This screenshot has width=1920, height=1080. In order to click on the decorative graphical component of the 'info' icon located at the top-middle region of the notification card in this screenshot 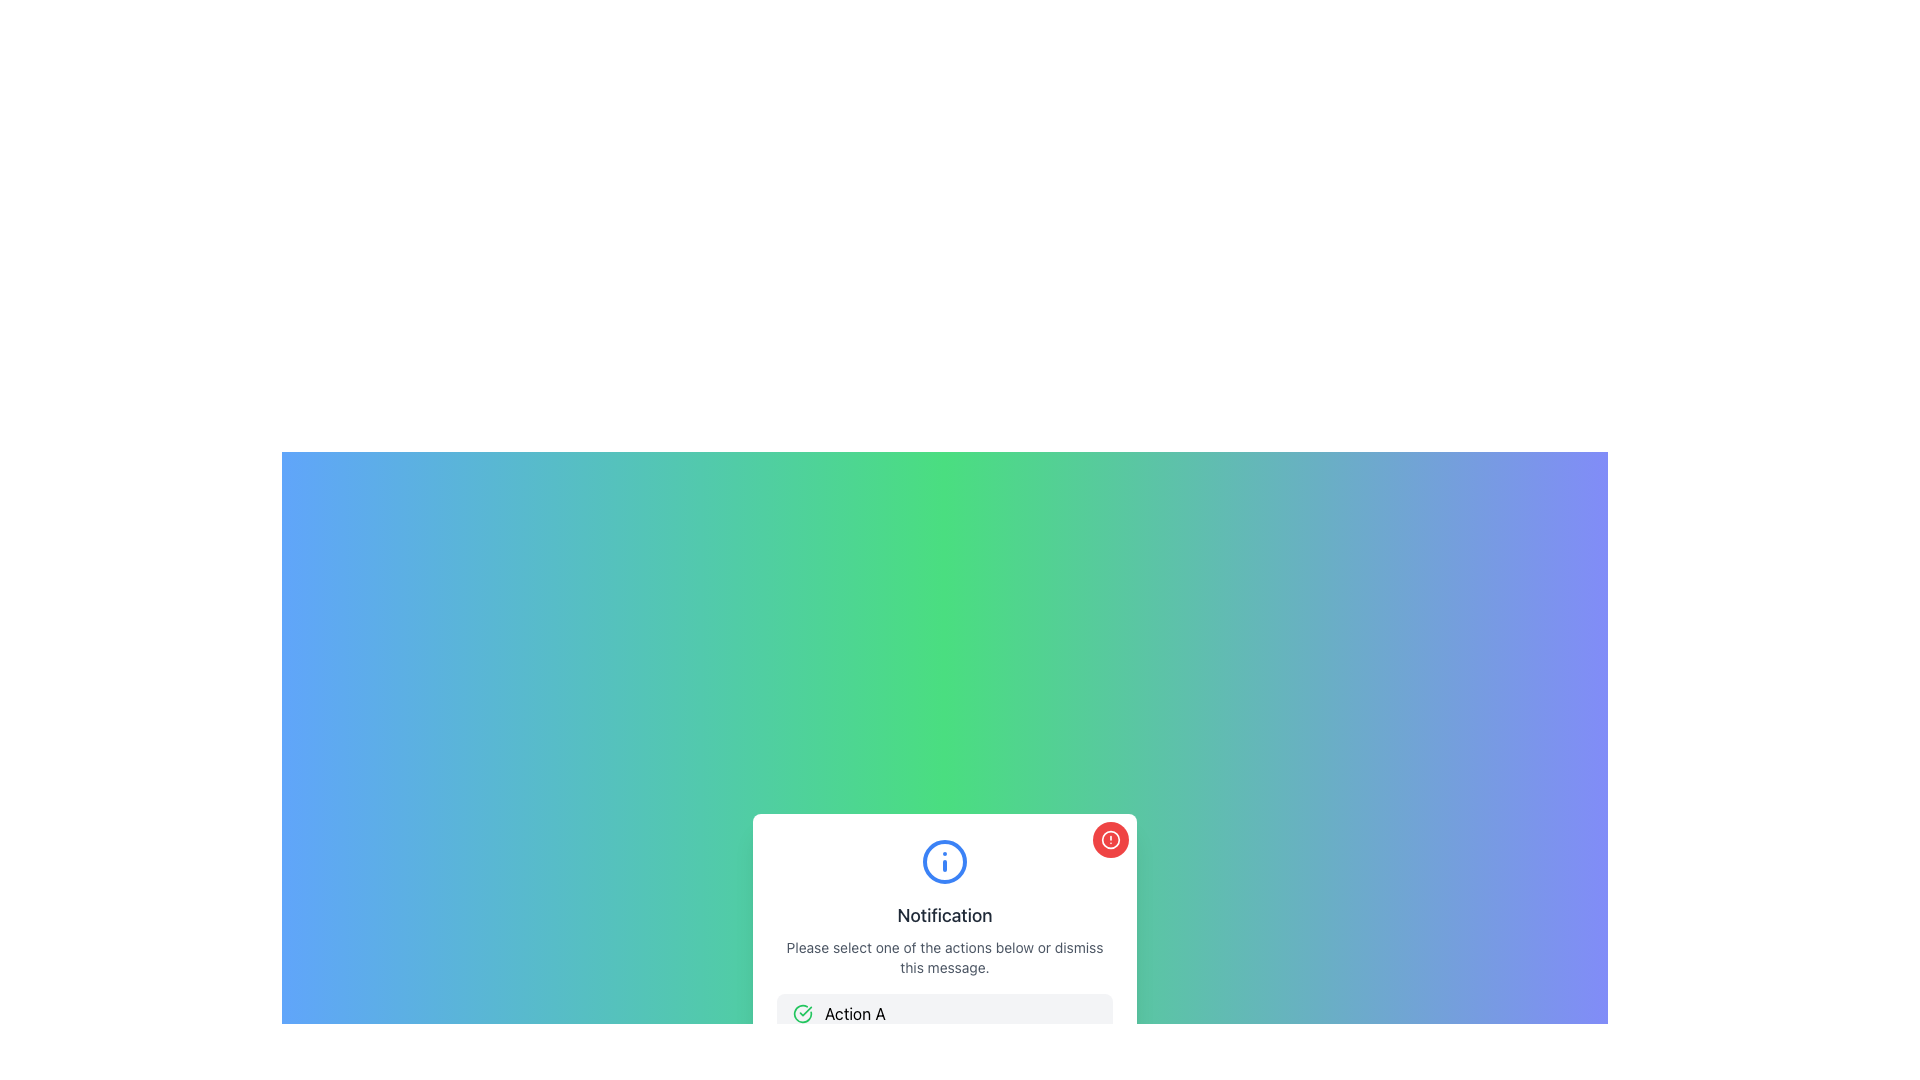, I will do `click(944, 860)`.